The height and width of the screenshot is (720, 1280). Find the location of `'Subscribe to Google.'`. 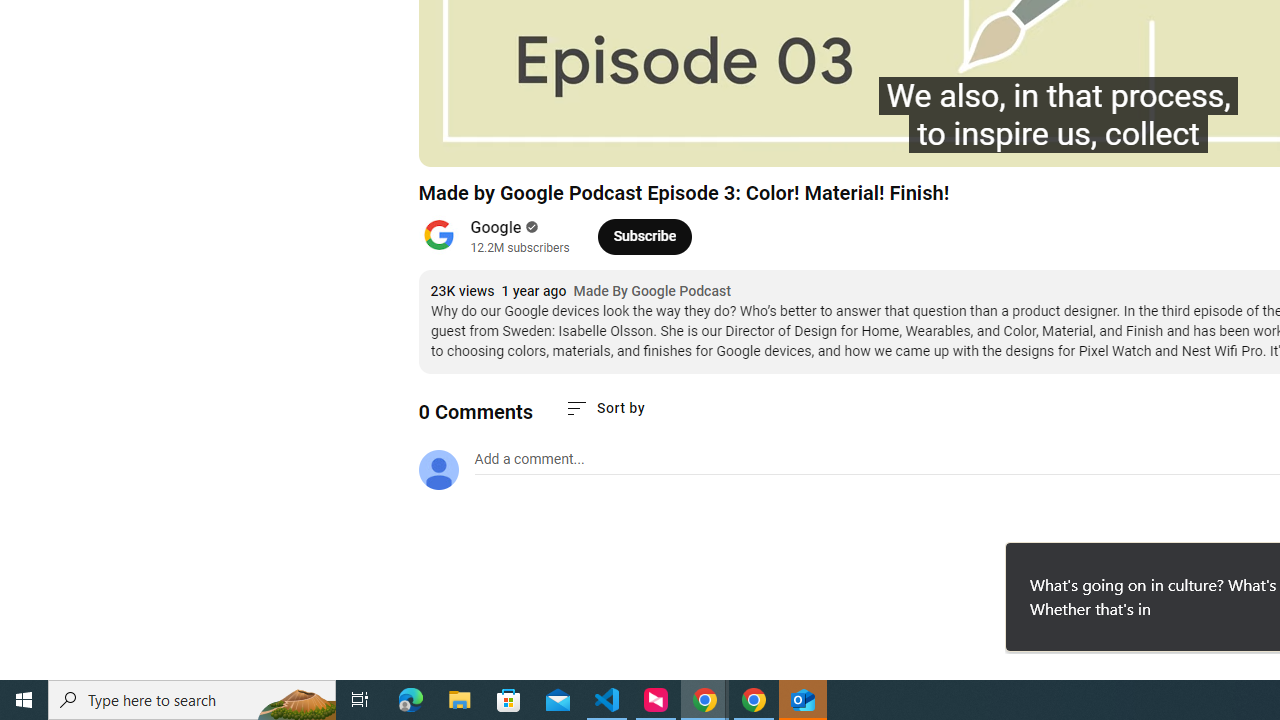

'Subscribe to Google.' is located at coordinates (644, 235).